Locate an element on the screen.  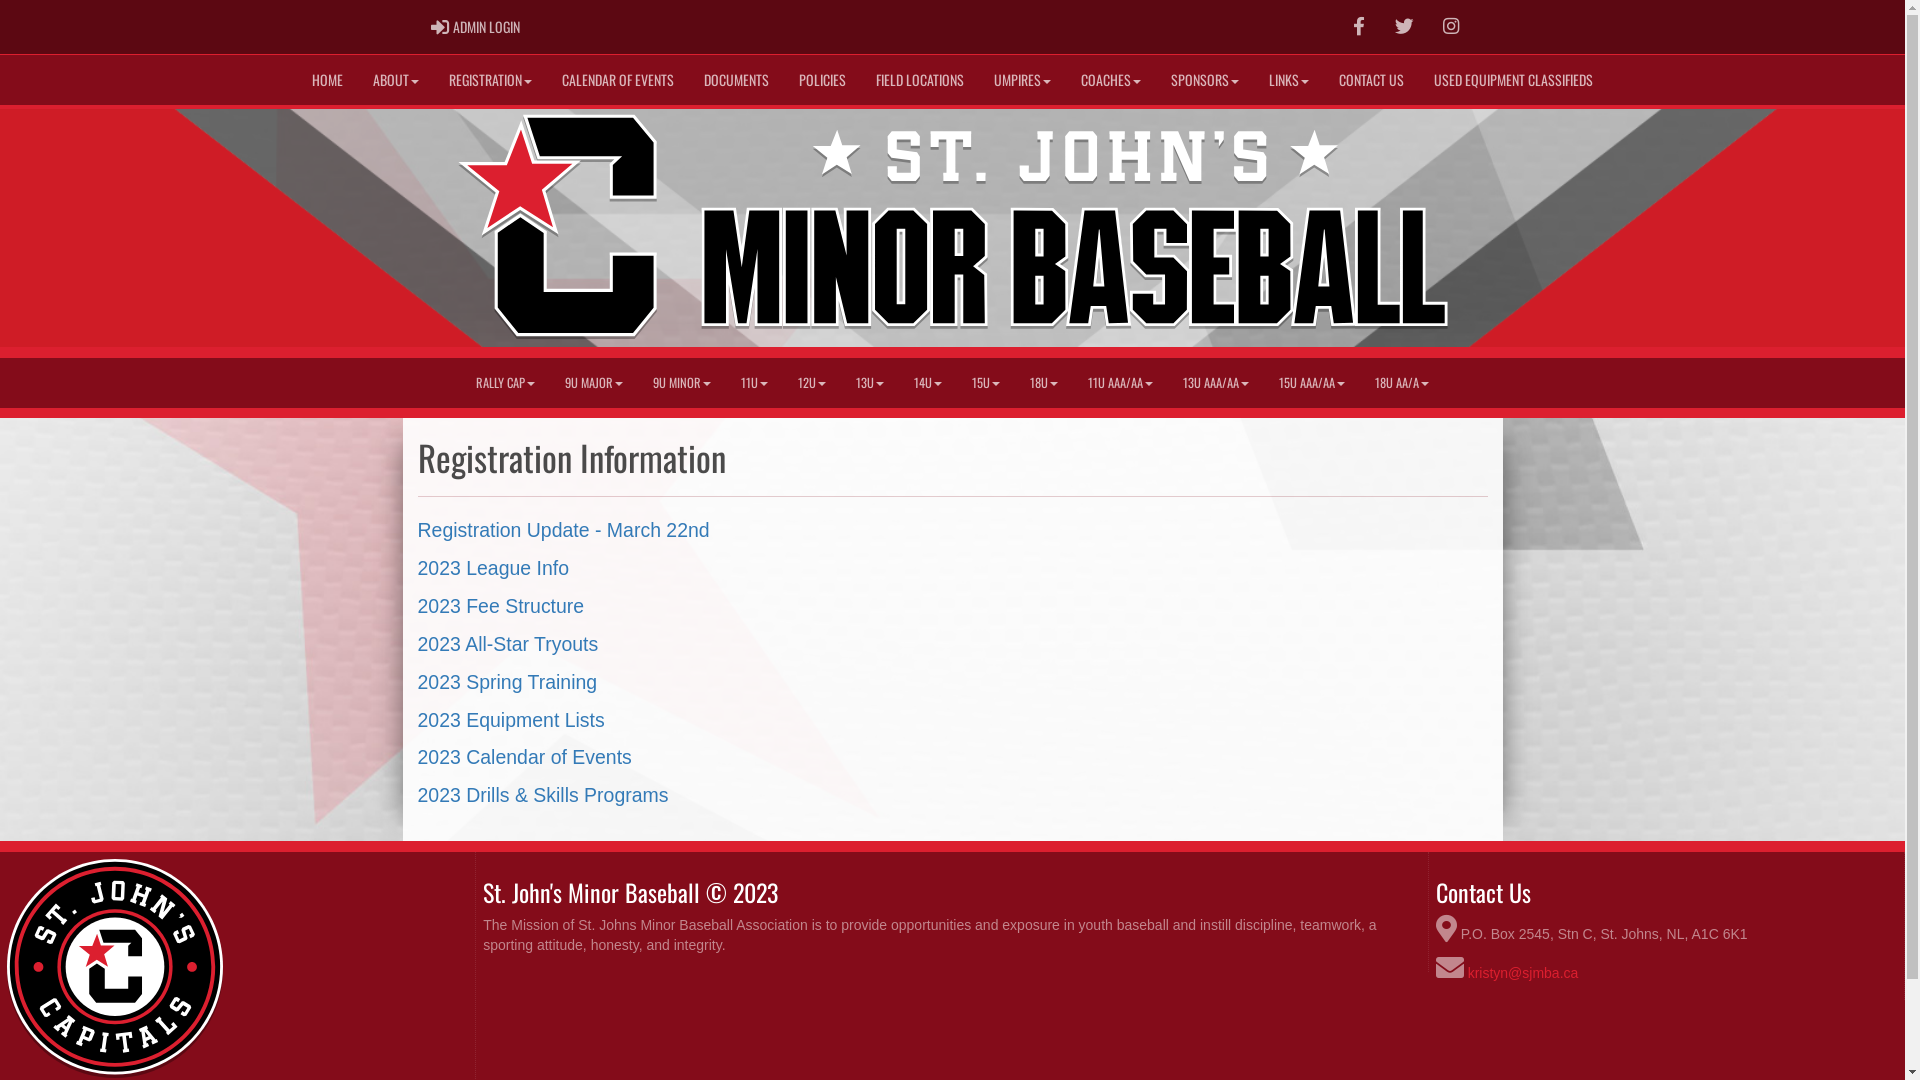
'UMPIRES' is located at coordinates (1022, 79).